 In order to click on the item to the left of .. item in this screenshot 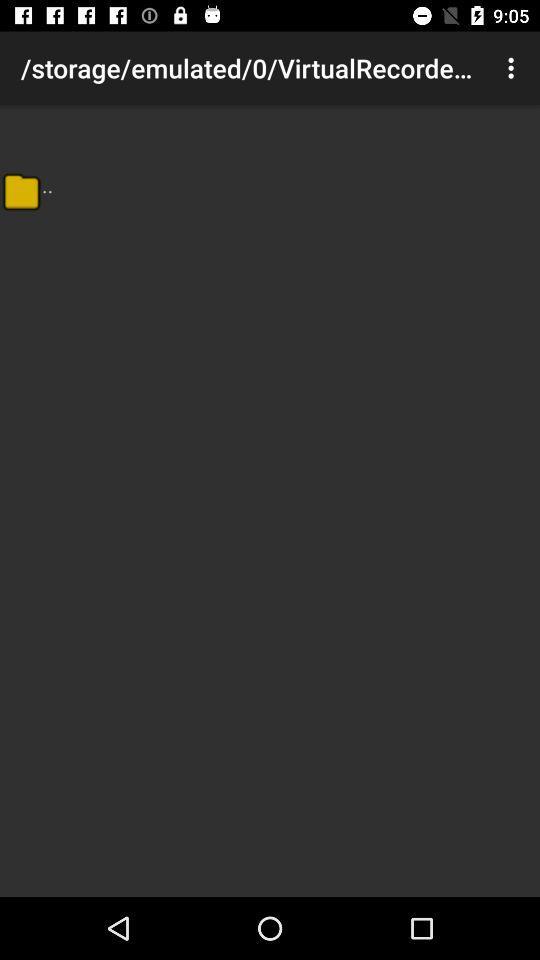, I will do `click(20, 191)`.